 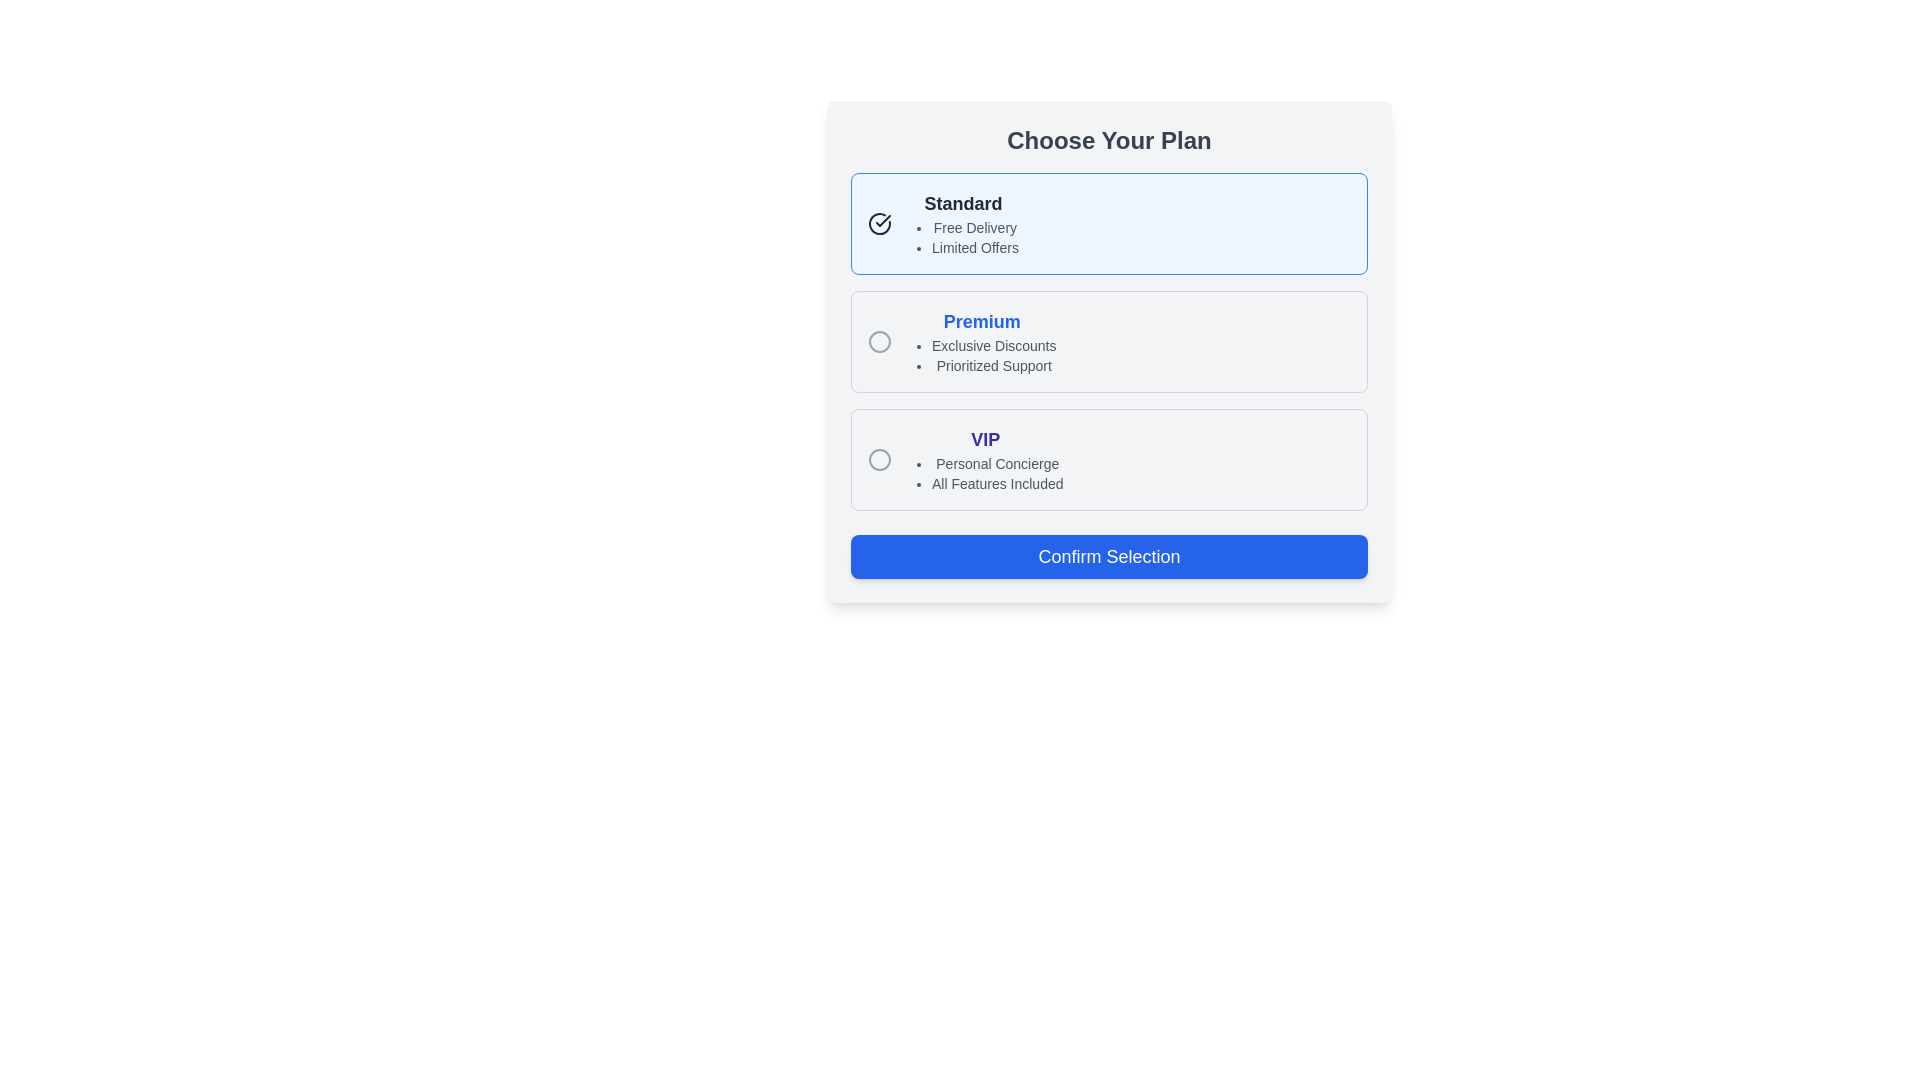 I want to click on the blue rectangular button labeled 'Confirm Selection' to change its color to a darker shade of blue, so click(x=1108, y=556).